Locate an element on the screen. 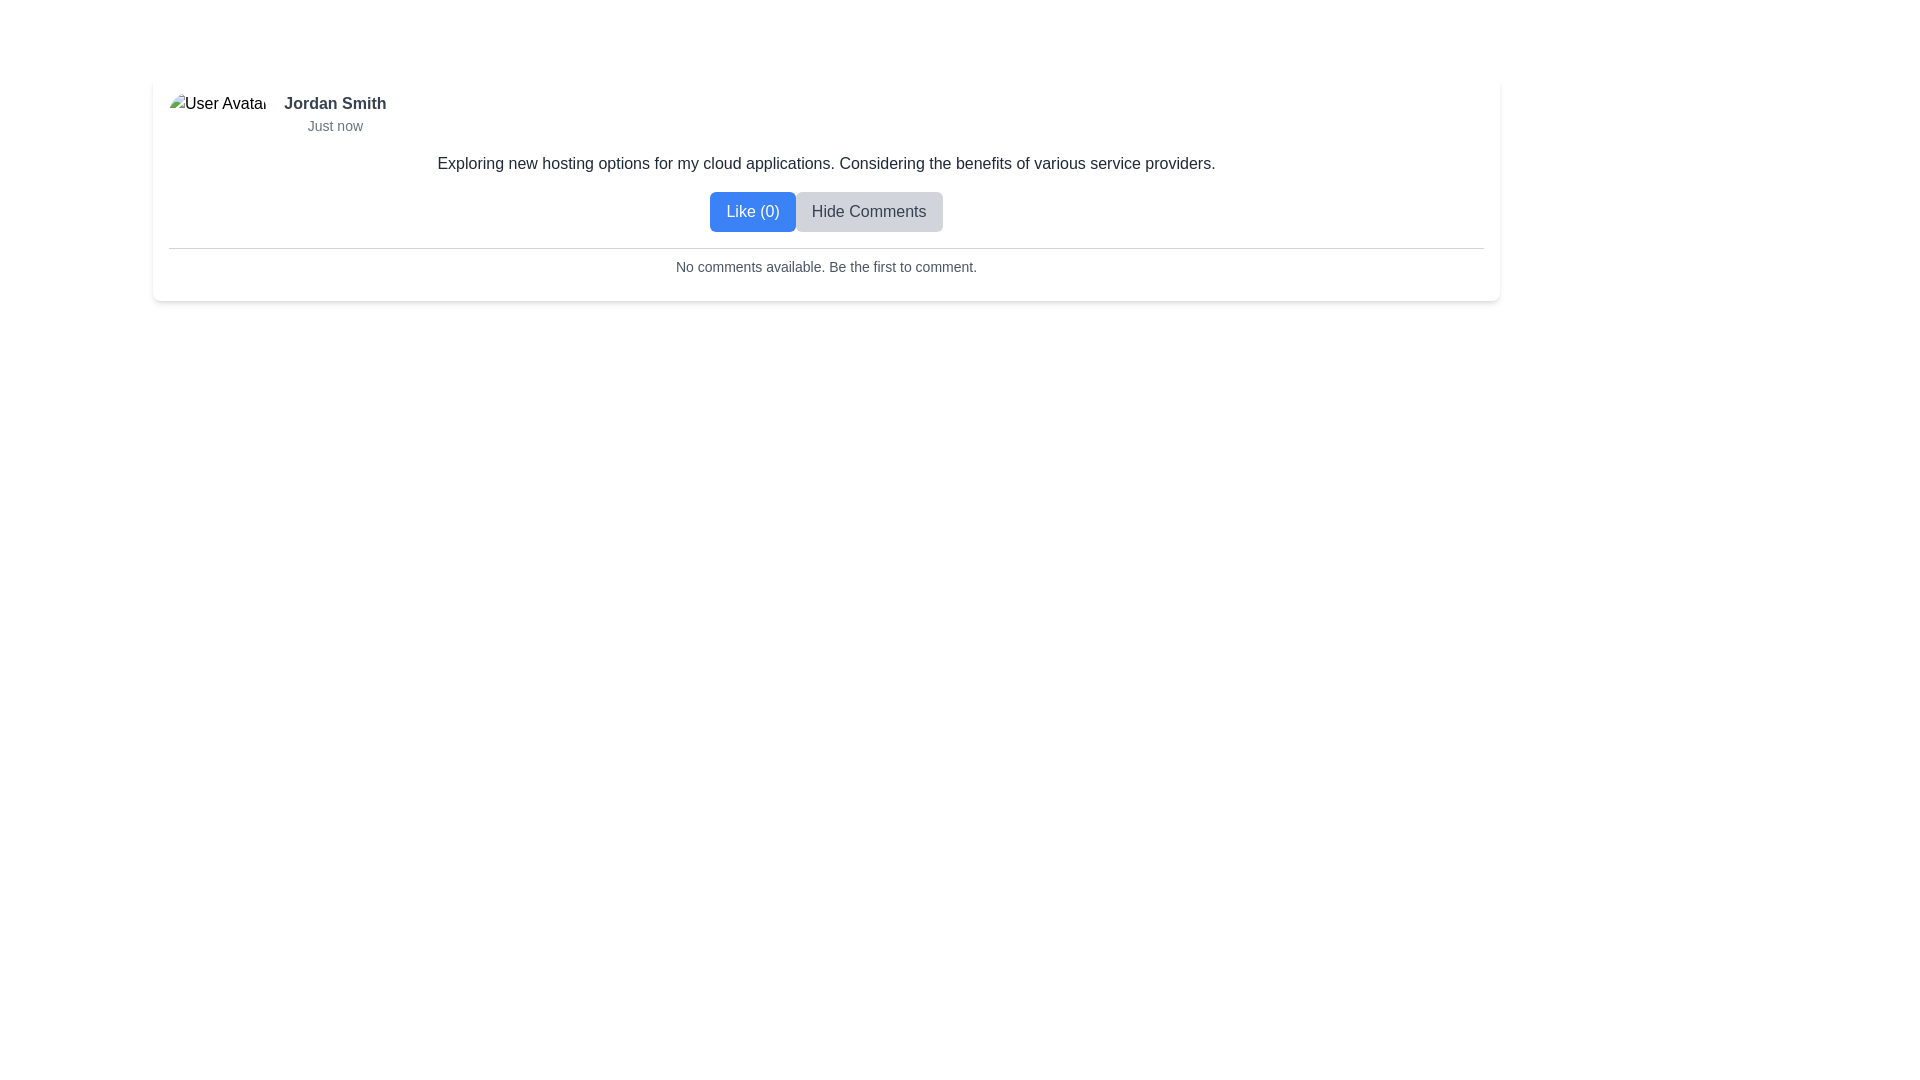 The image size is (1920, 1080). the Text label that indicates the relative time when the post or message was created, which is located directly below the 'Jordan Smith' text in the upper-left area of the post or message card is located at coordinates (335, 126).